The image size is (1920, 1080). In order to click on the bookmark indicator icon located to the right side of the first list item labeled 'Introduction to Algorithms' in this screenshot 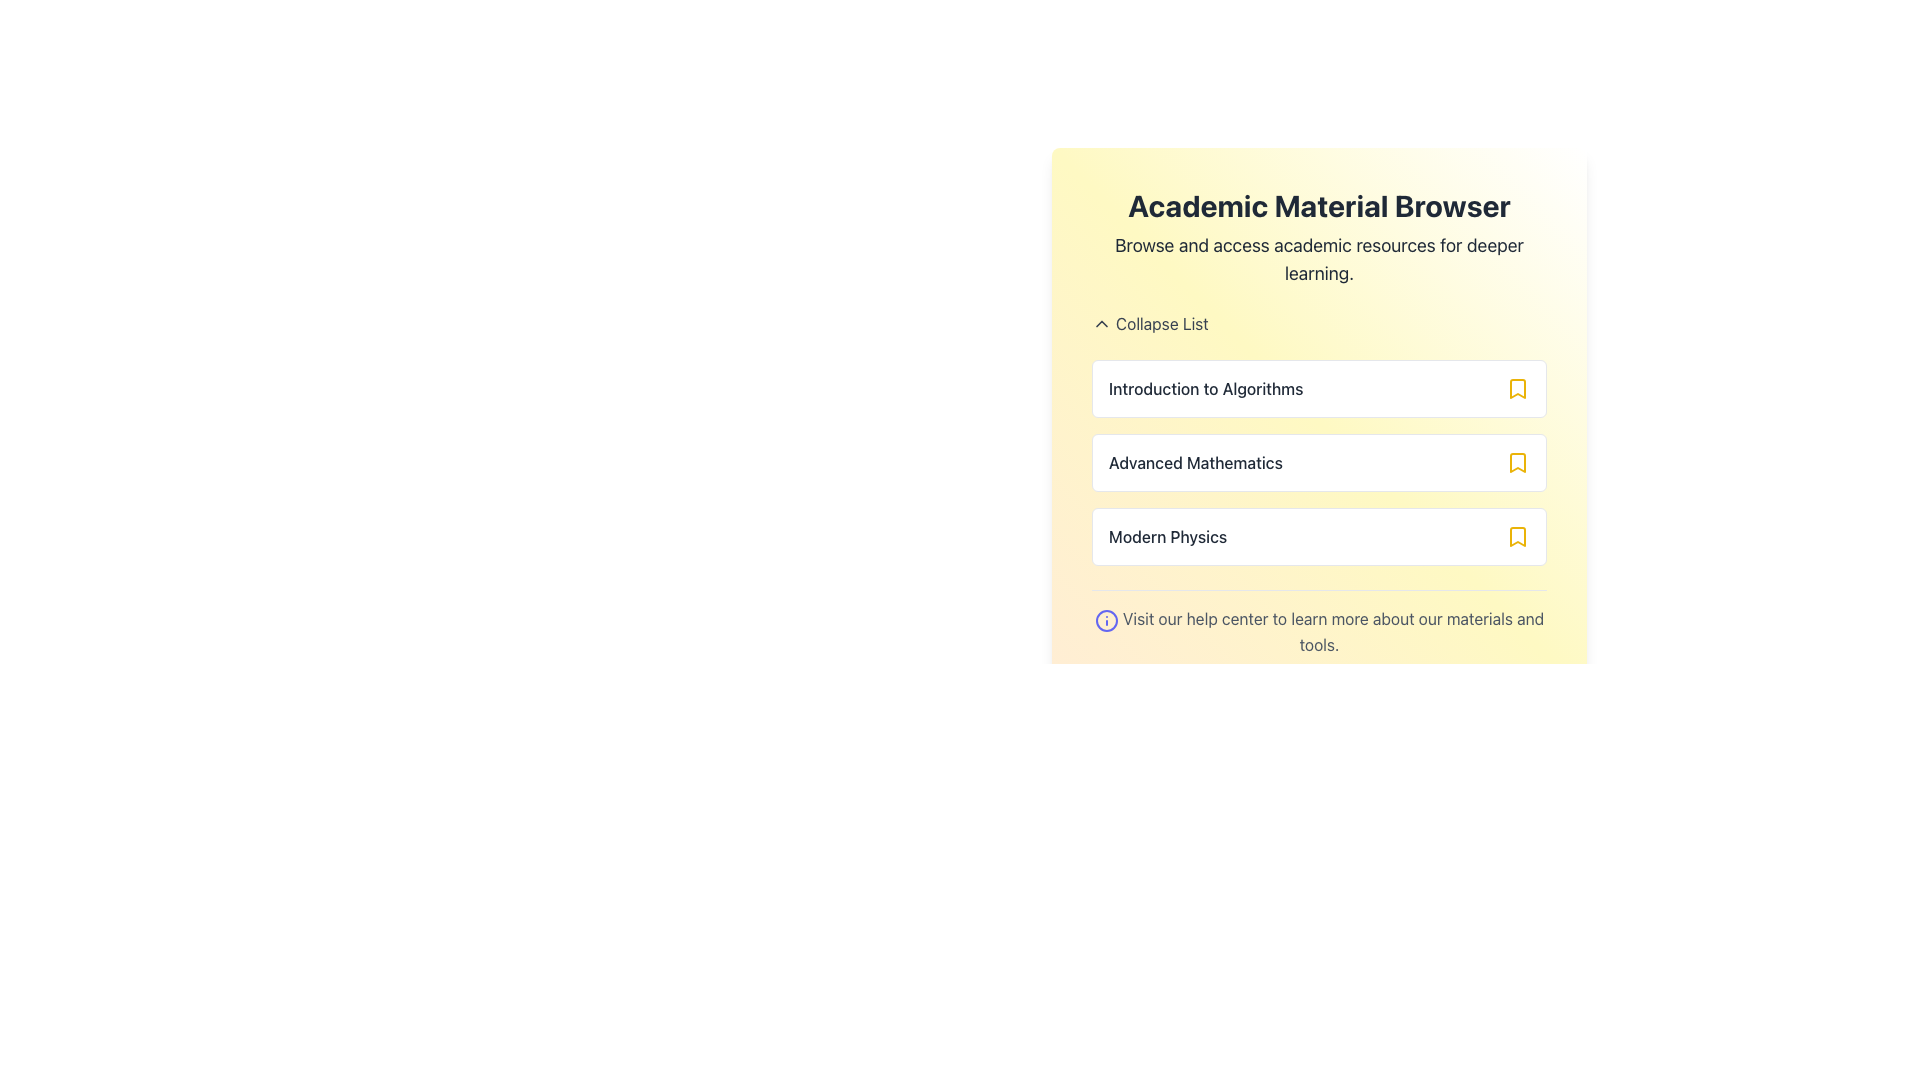, I will do `click(1517, 389)`.